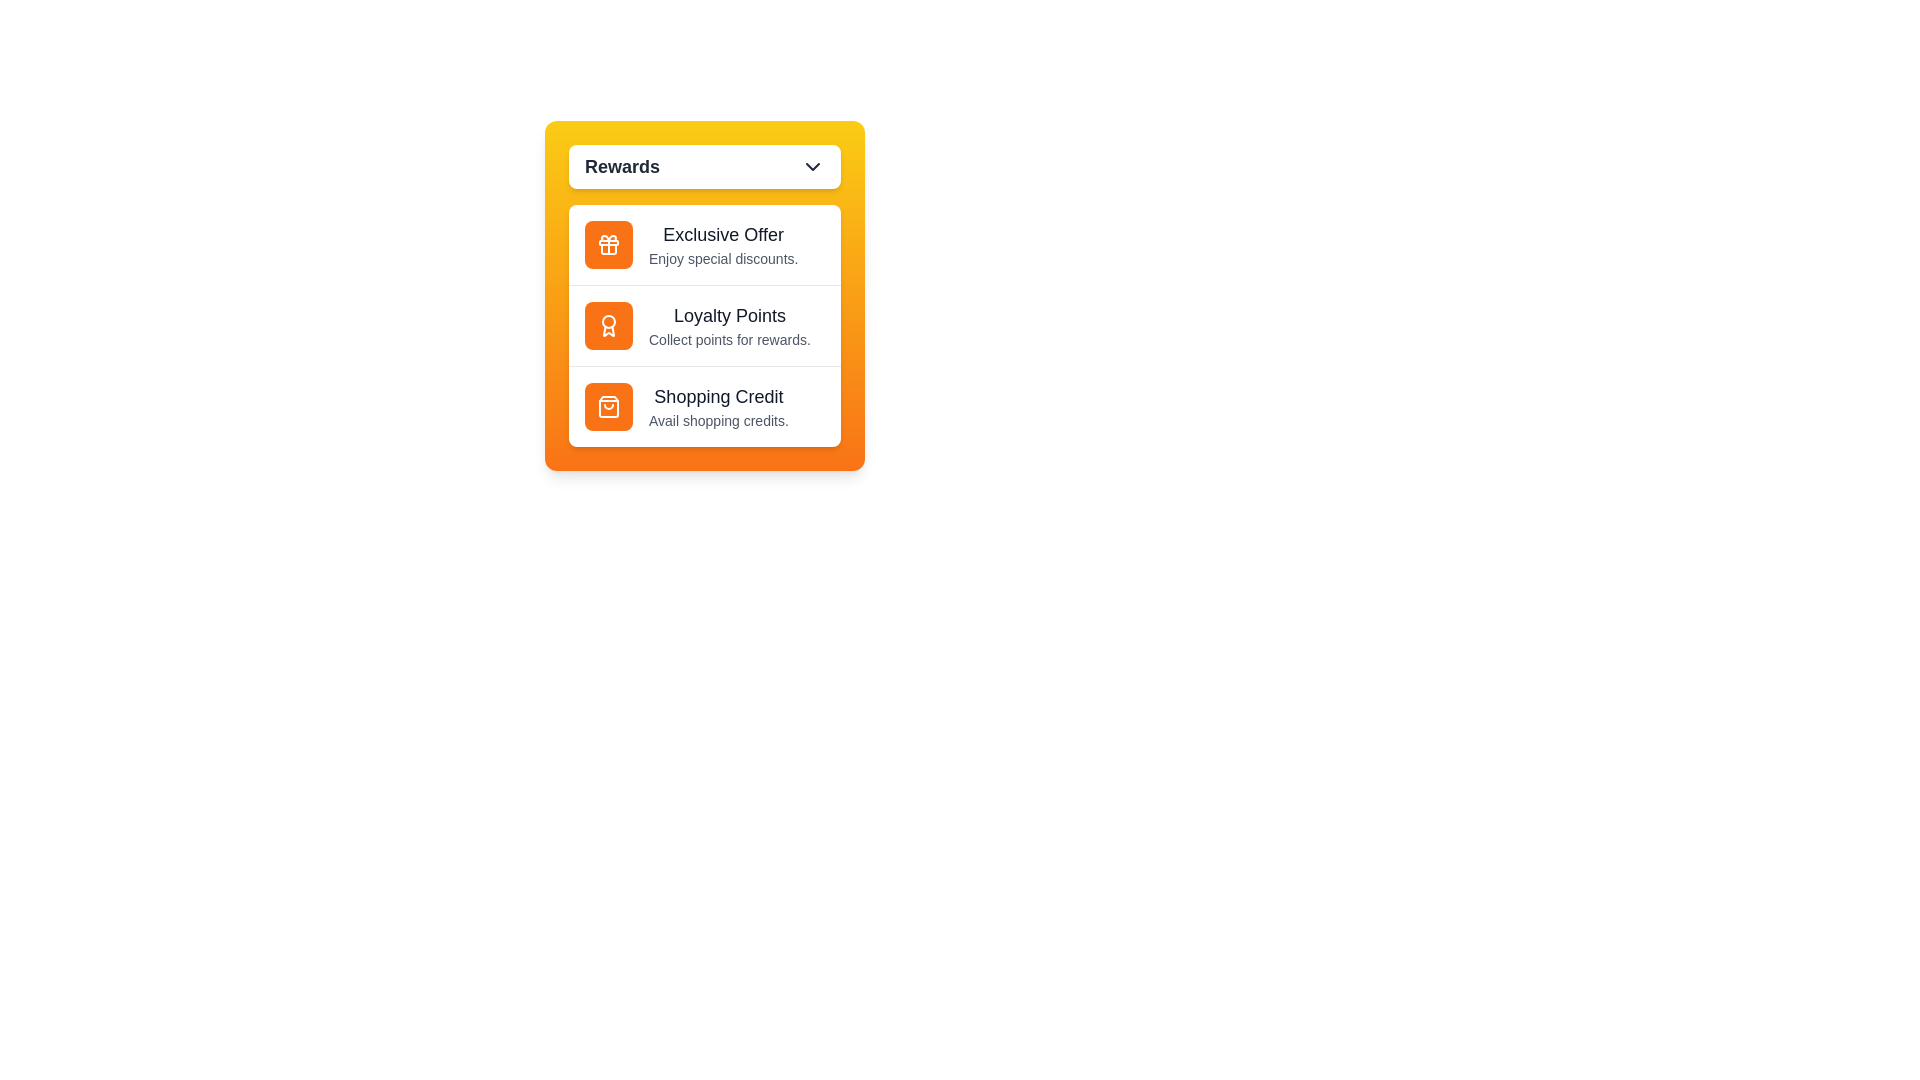 The height and width of the screenshot is (1080, 1920). Describe the element at coordinates (705, 323) in the screenshot. I see `the 'Loyalty Points' informational list item, which is the second item in a vertical list within a card-like section` at that location.